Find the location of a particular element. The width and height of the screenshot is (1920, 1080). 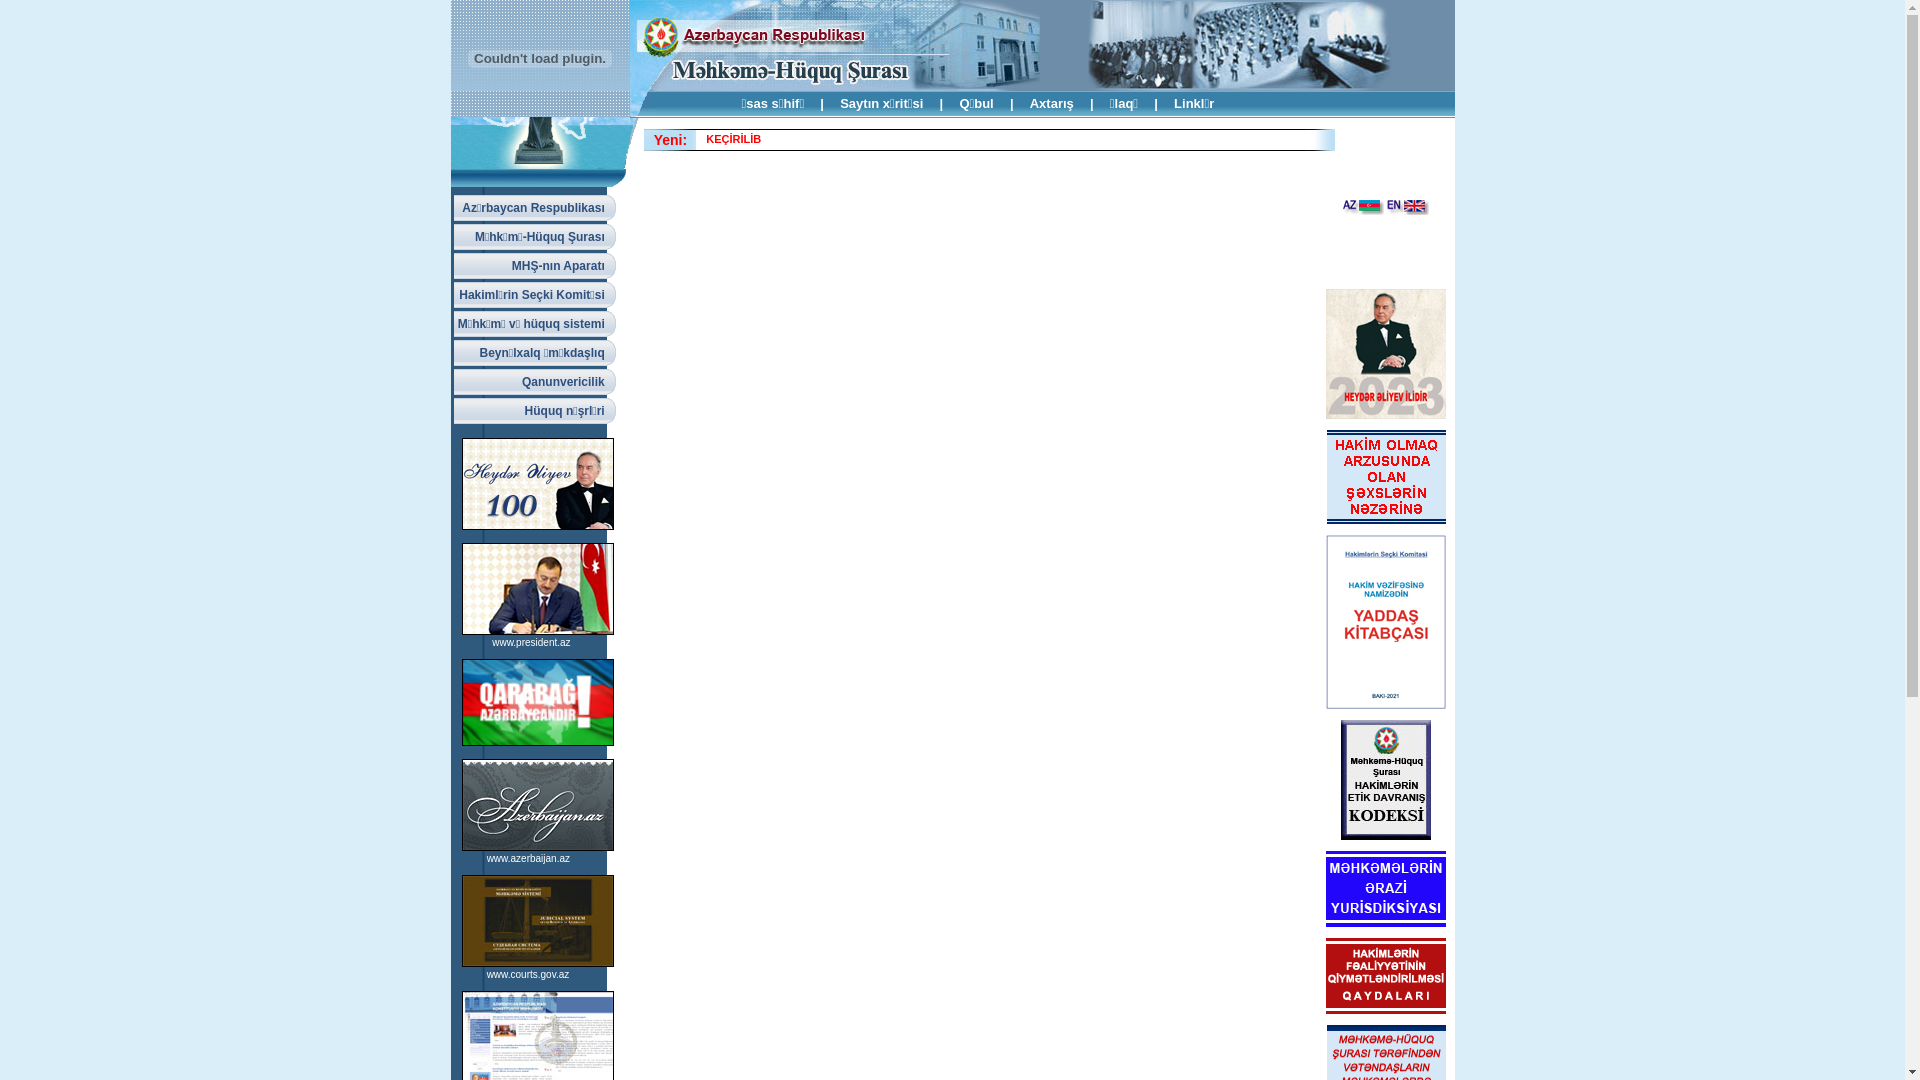

'www.courts.gov.az' is located at coordinates (528, 973).